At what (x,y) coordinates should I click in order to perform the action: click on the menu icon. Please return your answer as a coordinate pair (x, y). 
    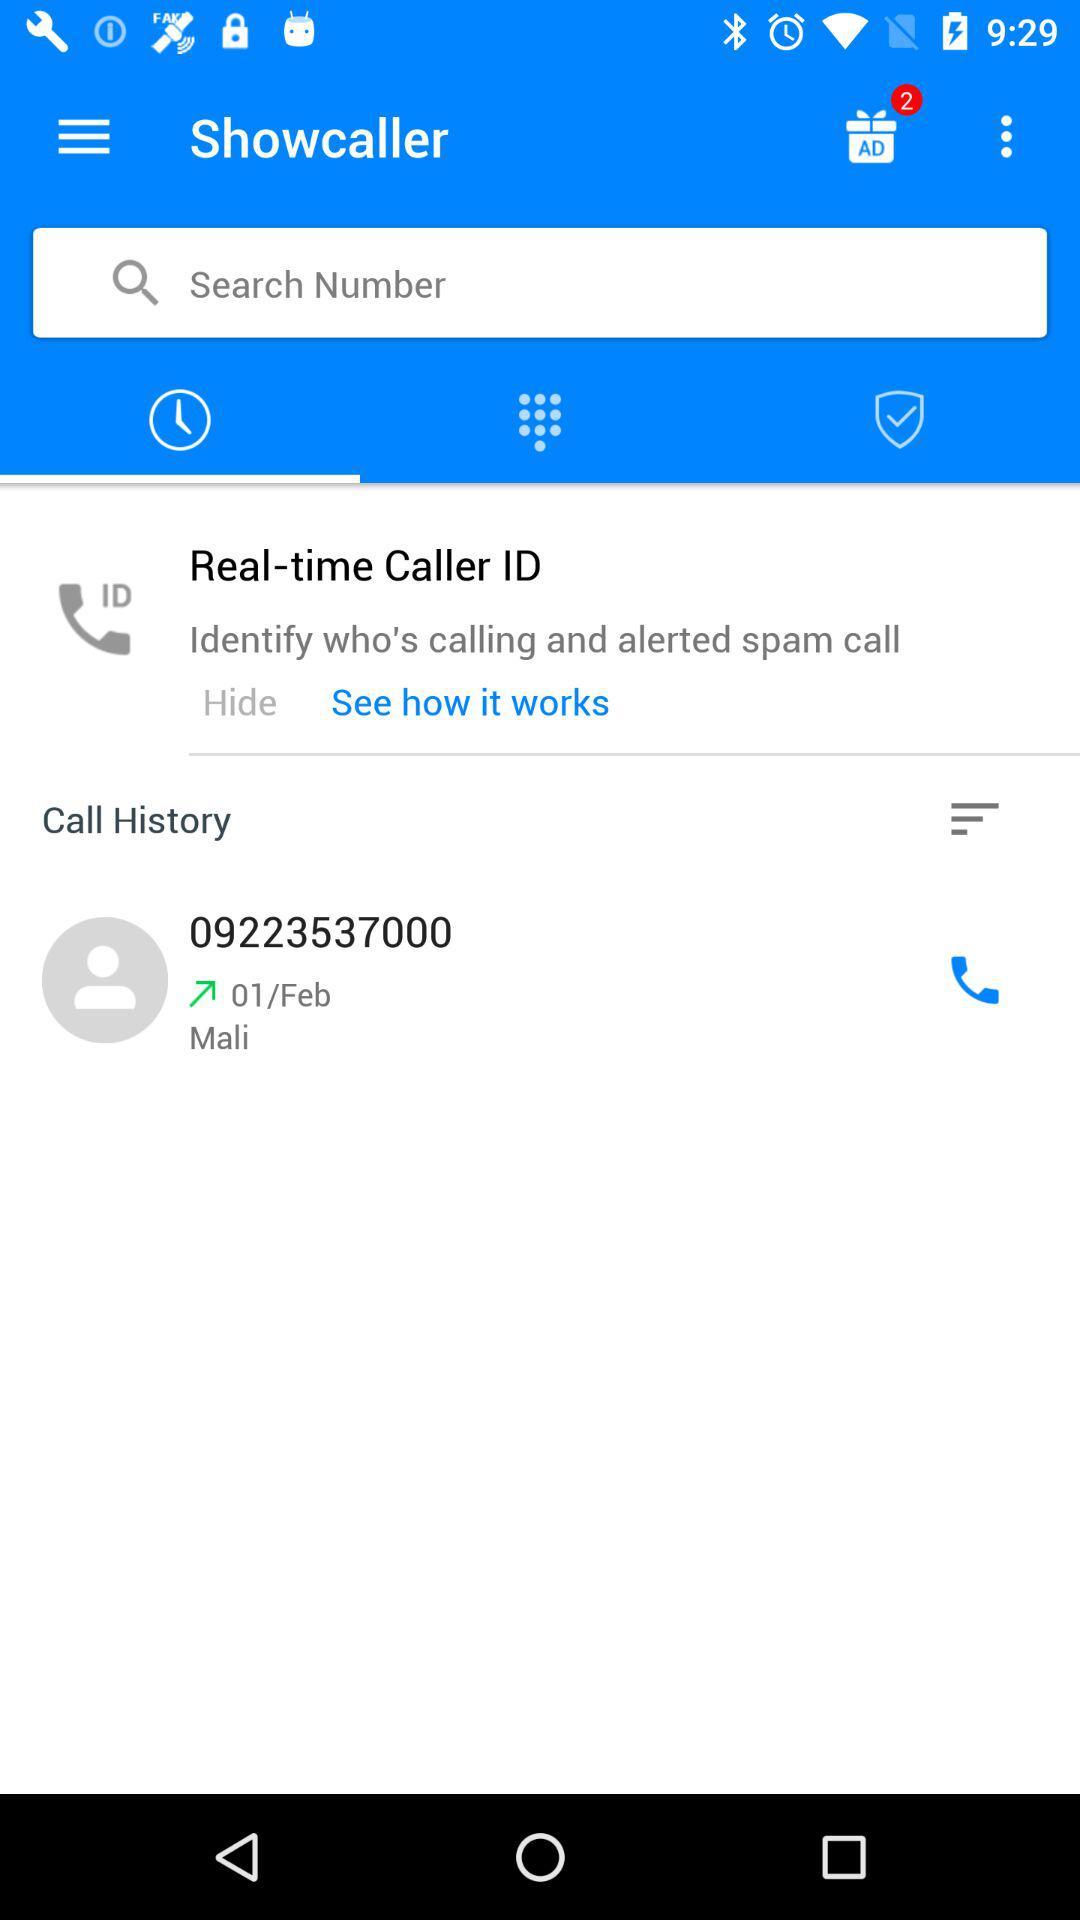
    Looking at the image, I should click on (83, 135).